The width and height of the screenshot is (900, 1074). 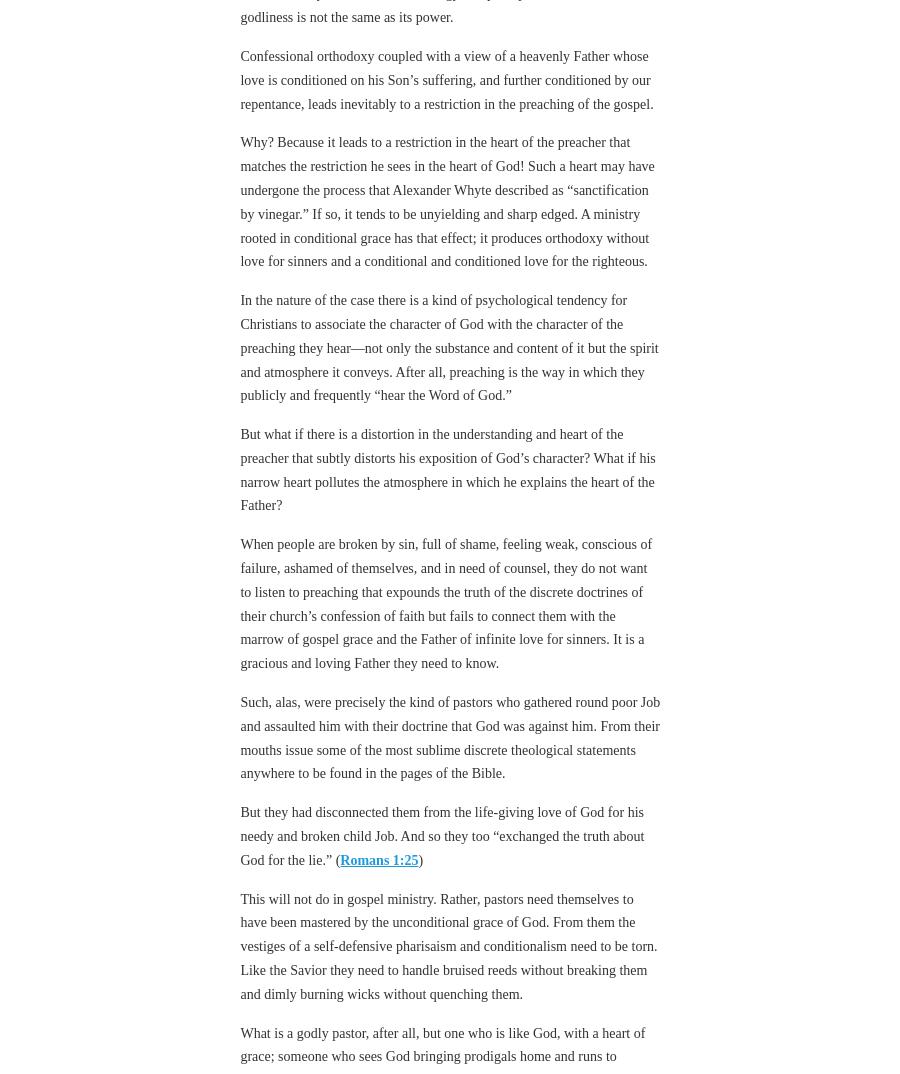 What do you see at coordinates (450, 681) in the screenshot?
I see `'Such, alas, were precisely the kind of pastors who gathered round poor Job and assaulted him with their doctrine that God was against him. From their mouths issue some of the most sublime discrete theological statements anywhere to be found in the pages of the Bible.'` at bounding box center [450, 681].